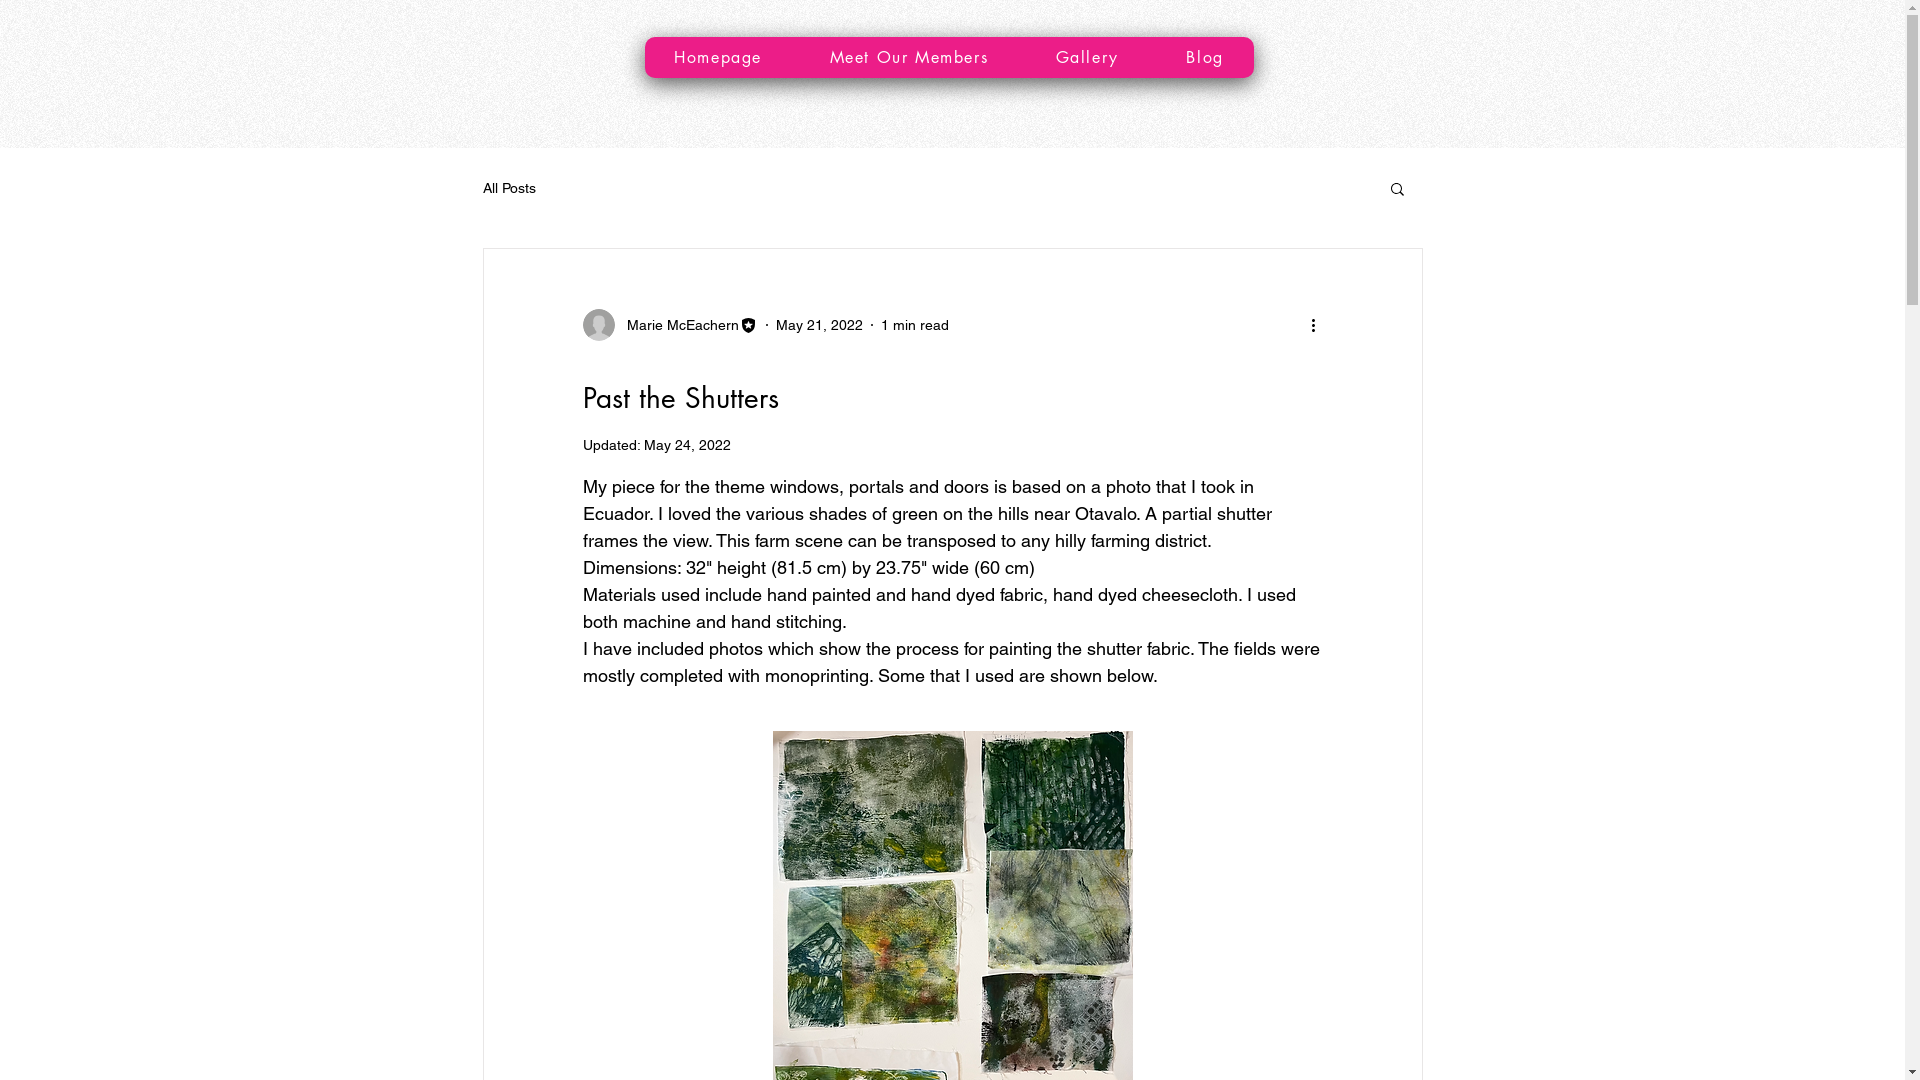 Image resolution: width=1920 pixels, height=1080 pixels. Describe the element at coordinates (669, 323) in the screenshot. I see `'Marie McEachern'` at that location.